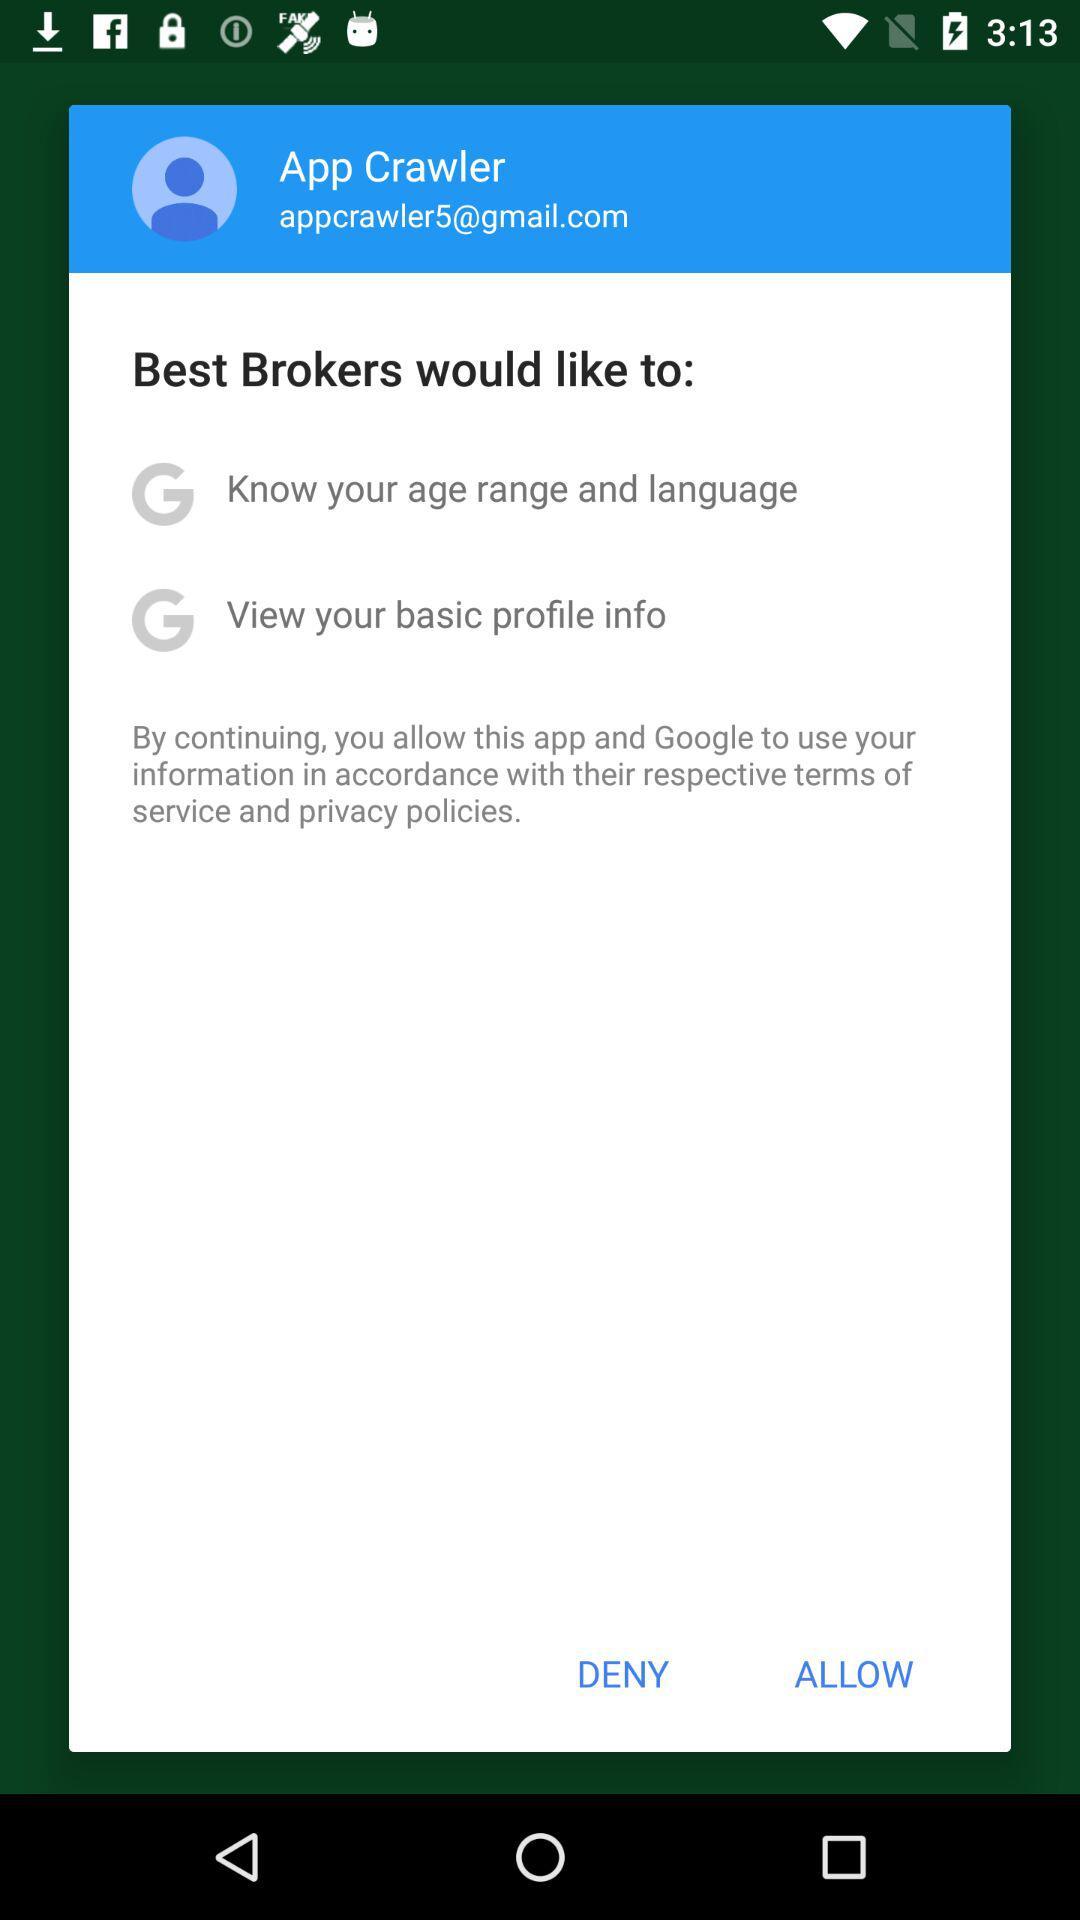 Image resolution: width=1080 pixels, height=1920 pixels. I want to click on view your basic item, so click(445, 612).